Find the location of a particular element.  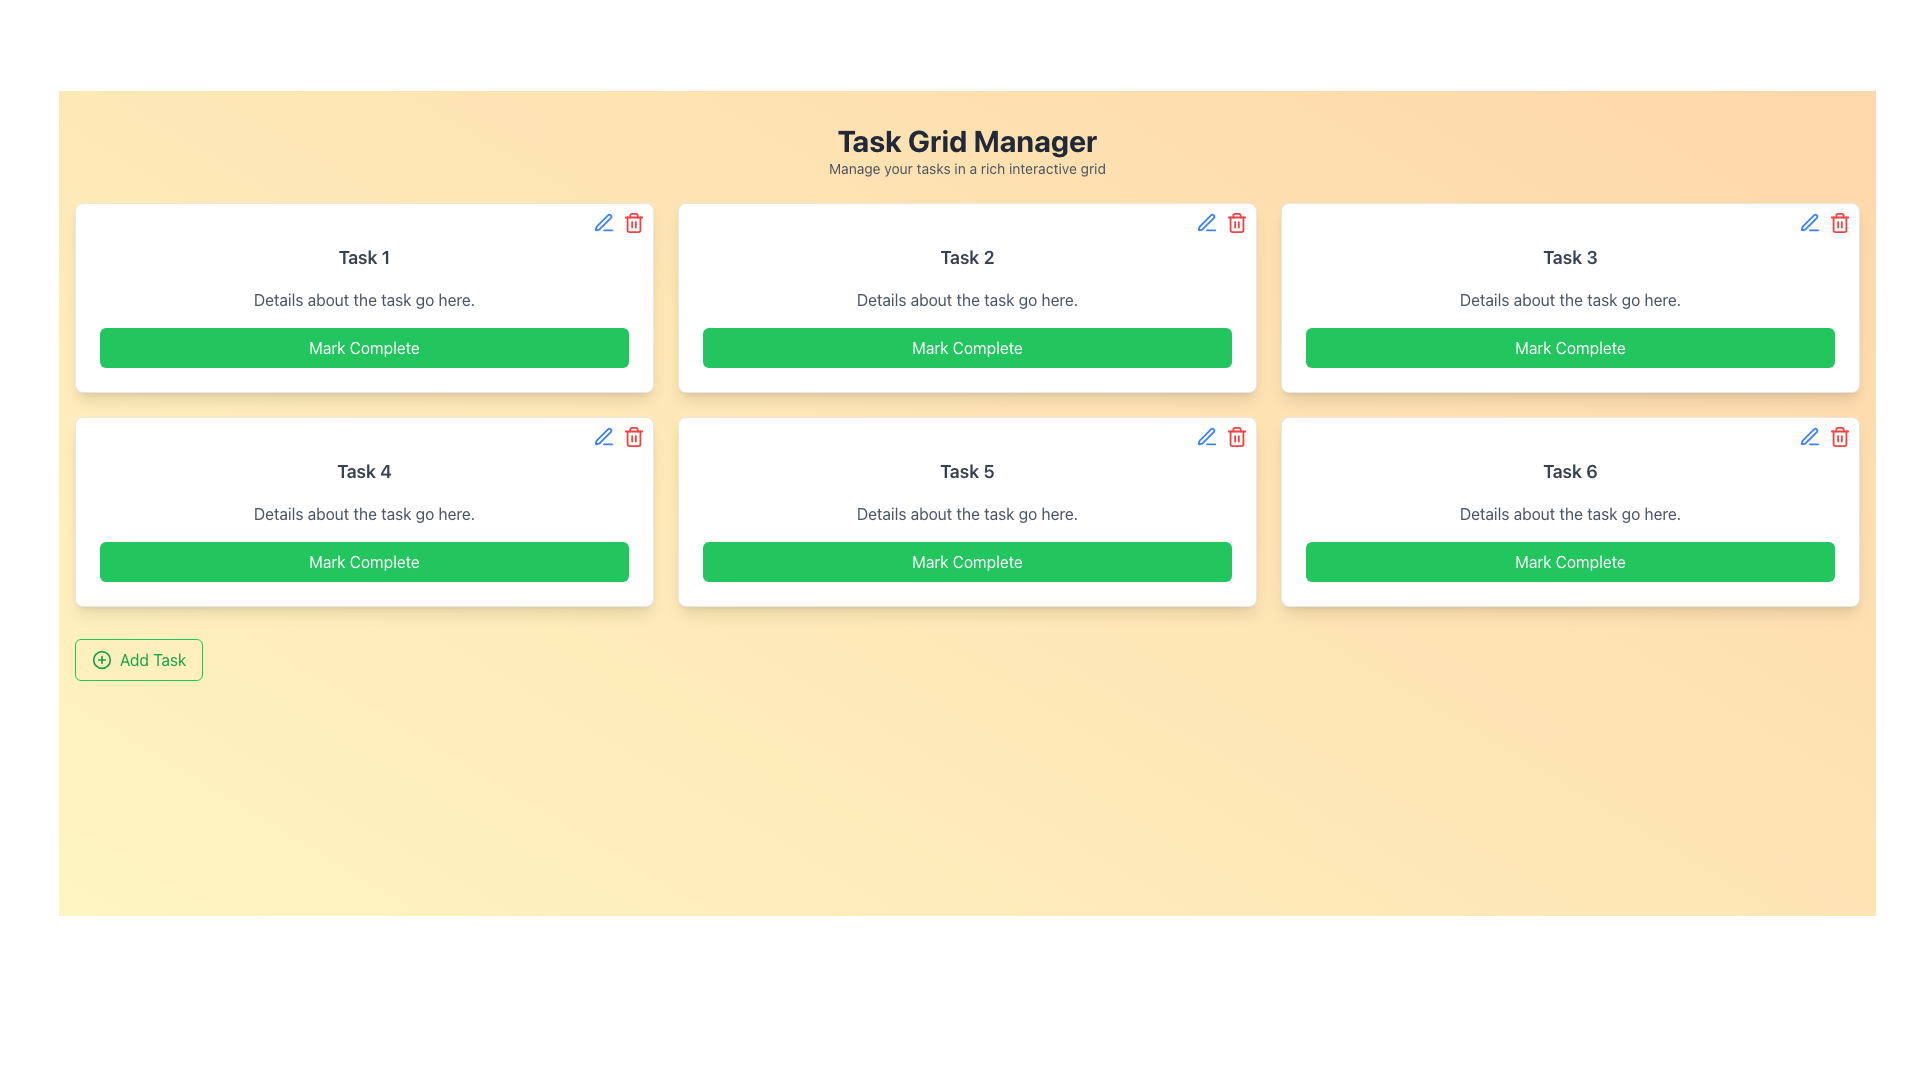

the blue pen-shaped edit button located at the top-right corner of the 'Task 1' card is located at coordinates (603, 223).